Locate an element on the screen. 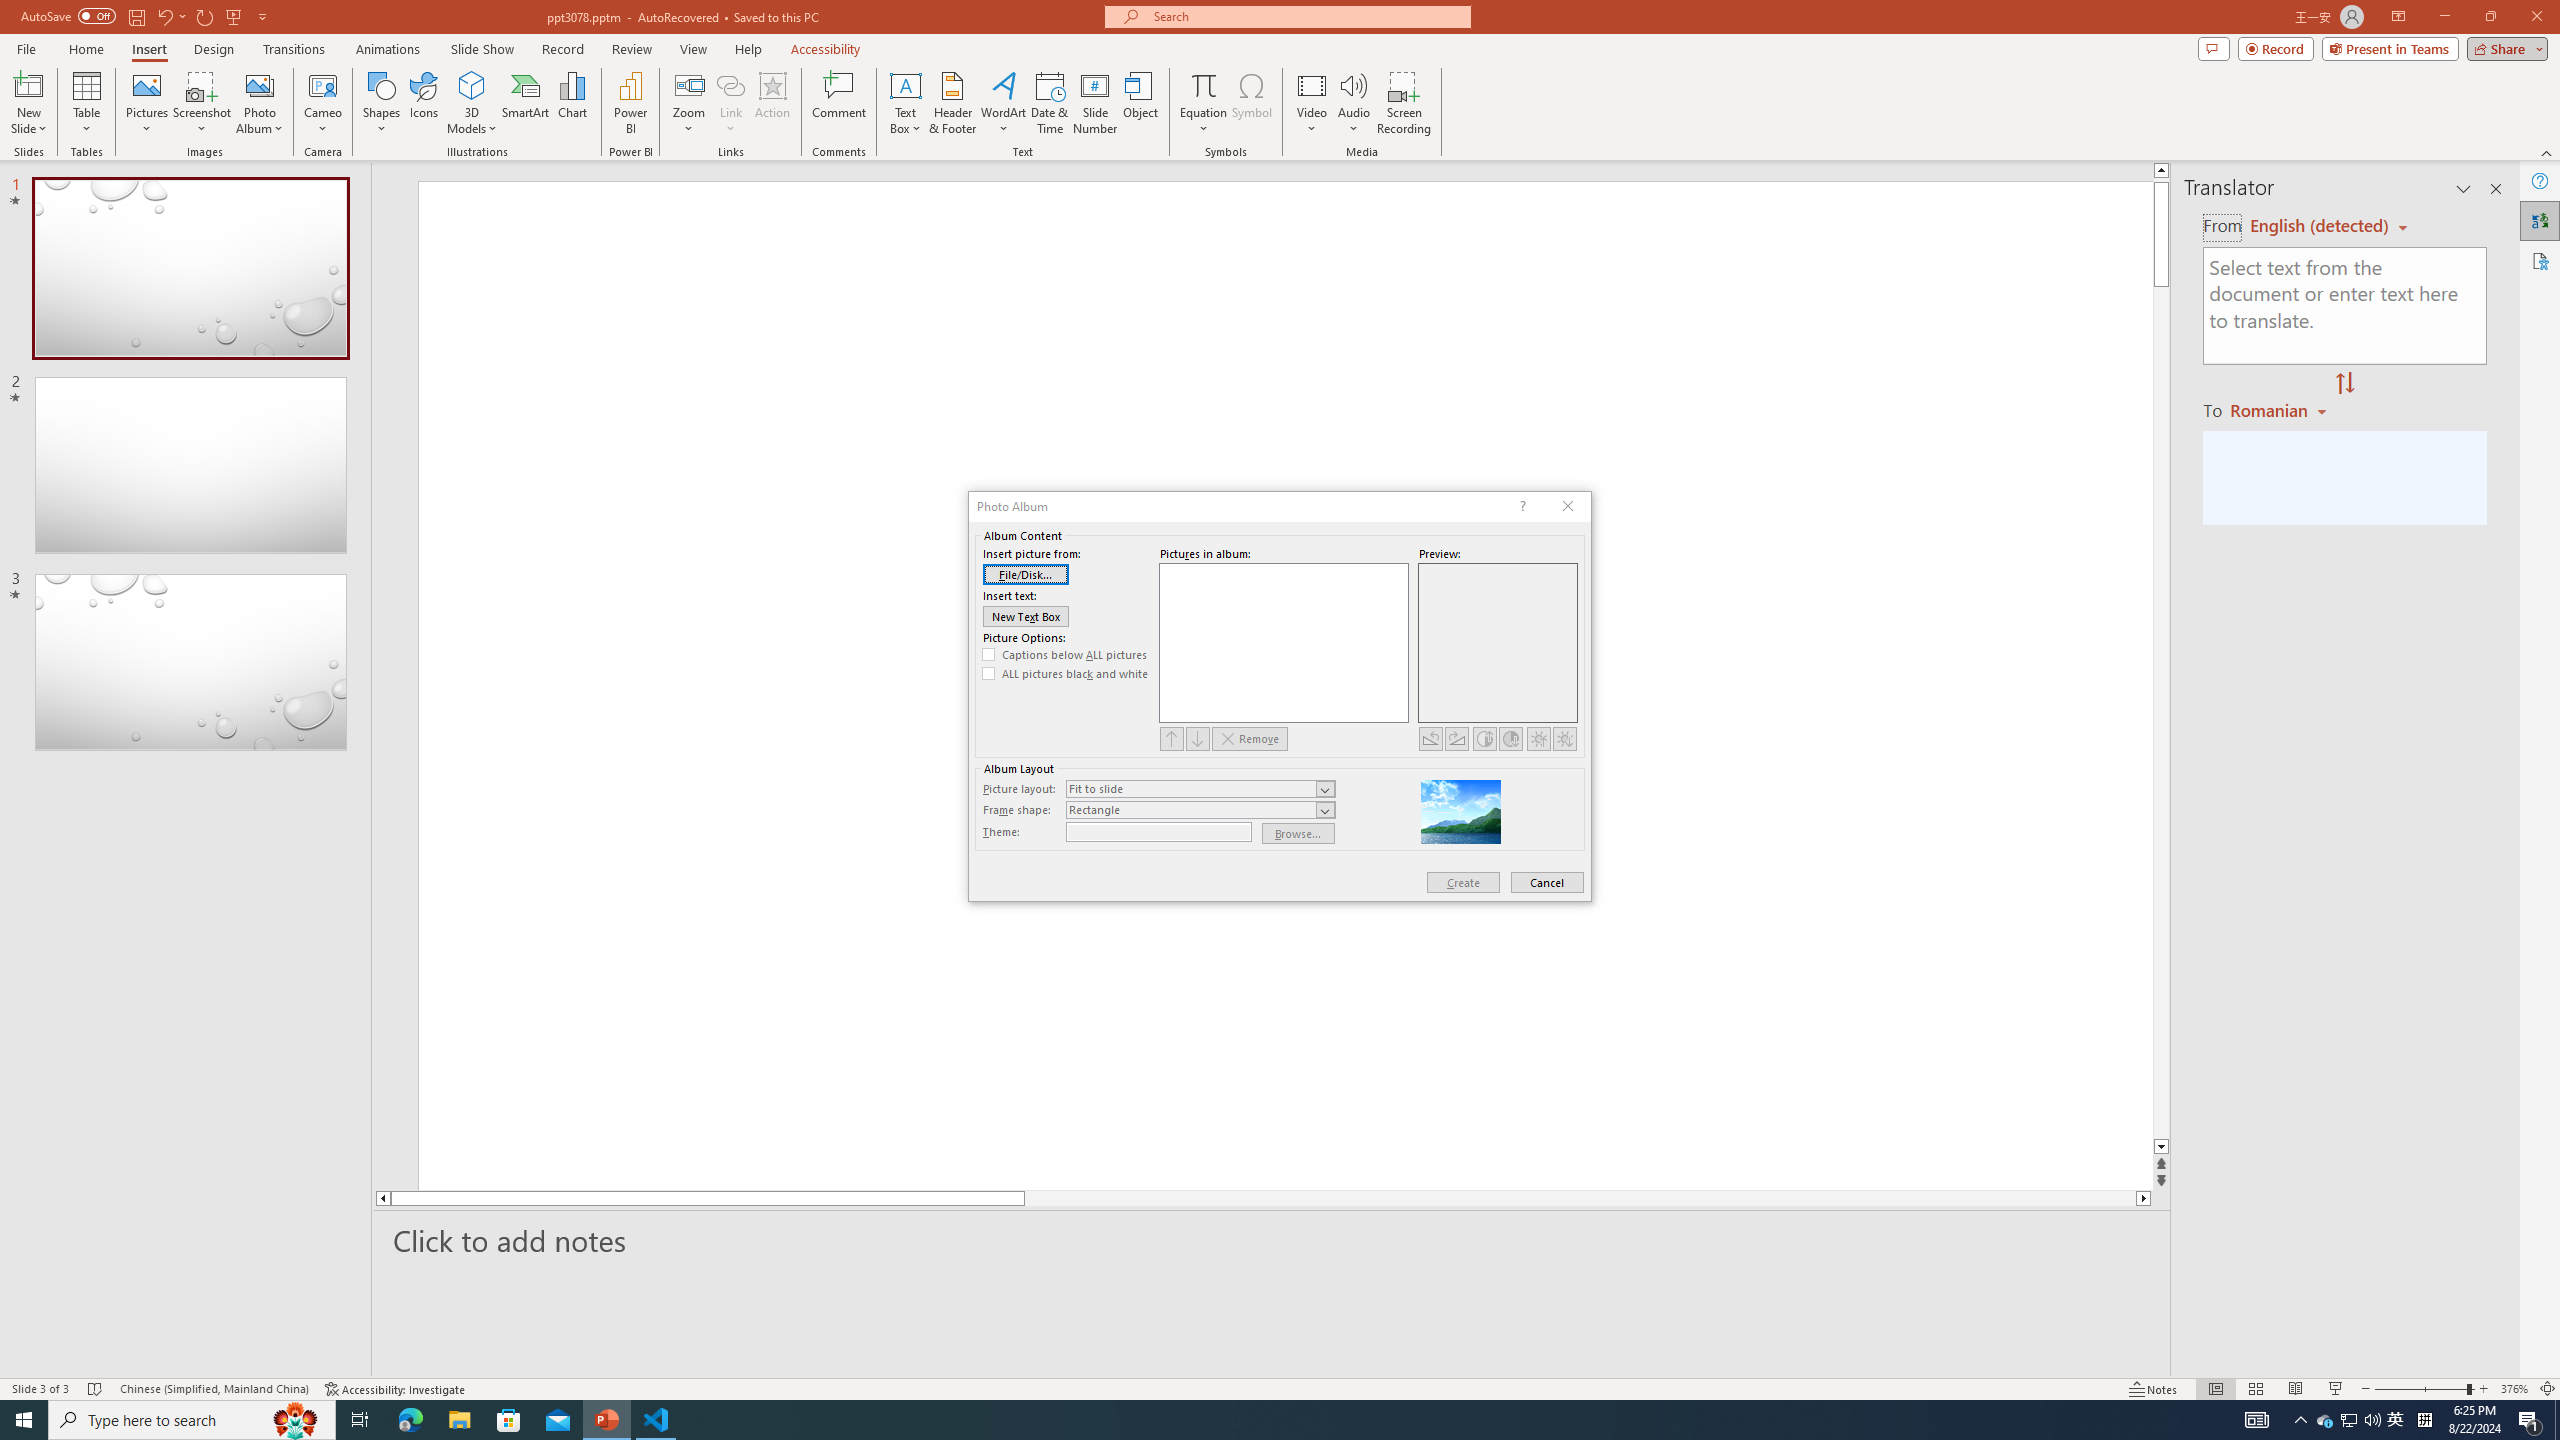 The width and height of the screenshot is (2560, 1440). 'ALL pictures black and white' is located at coordinates (1065, 673).